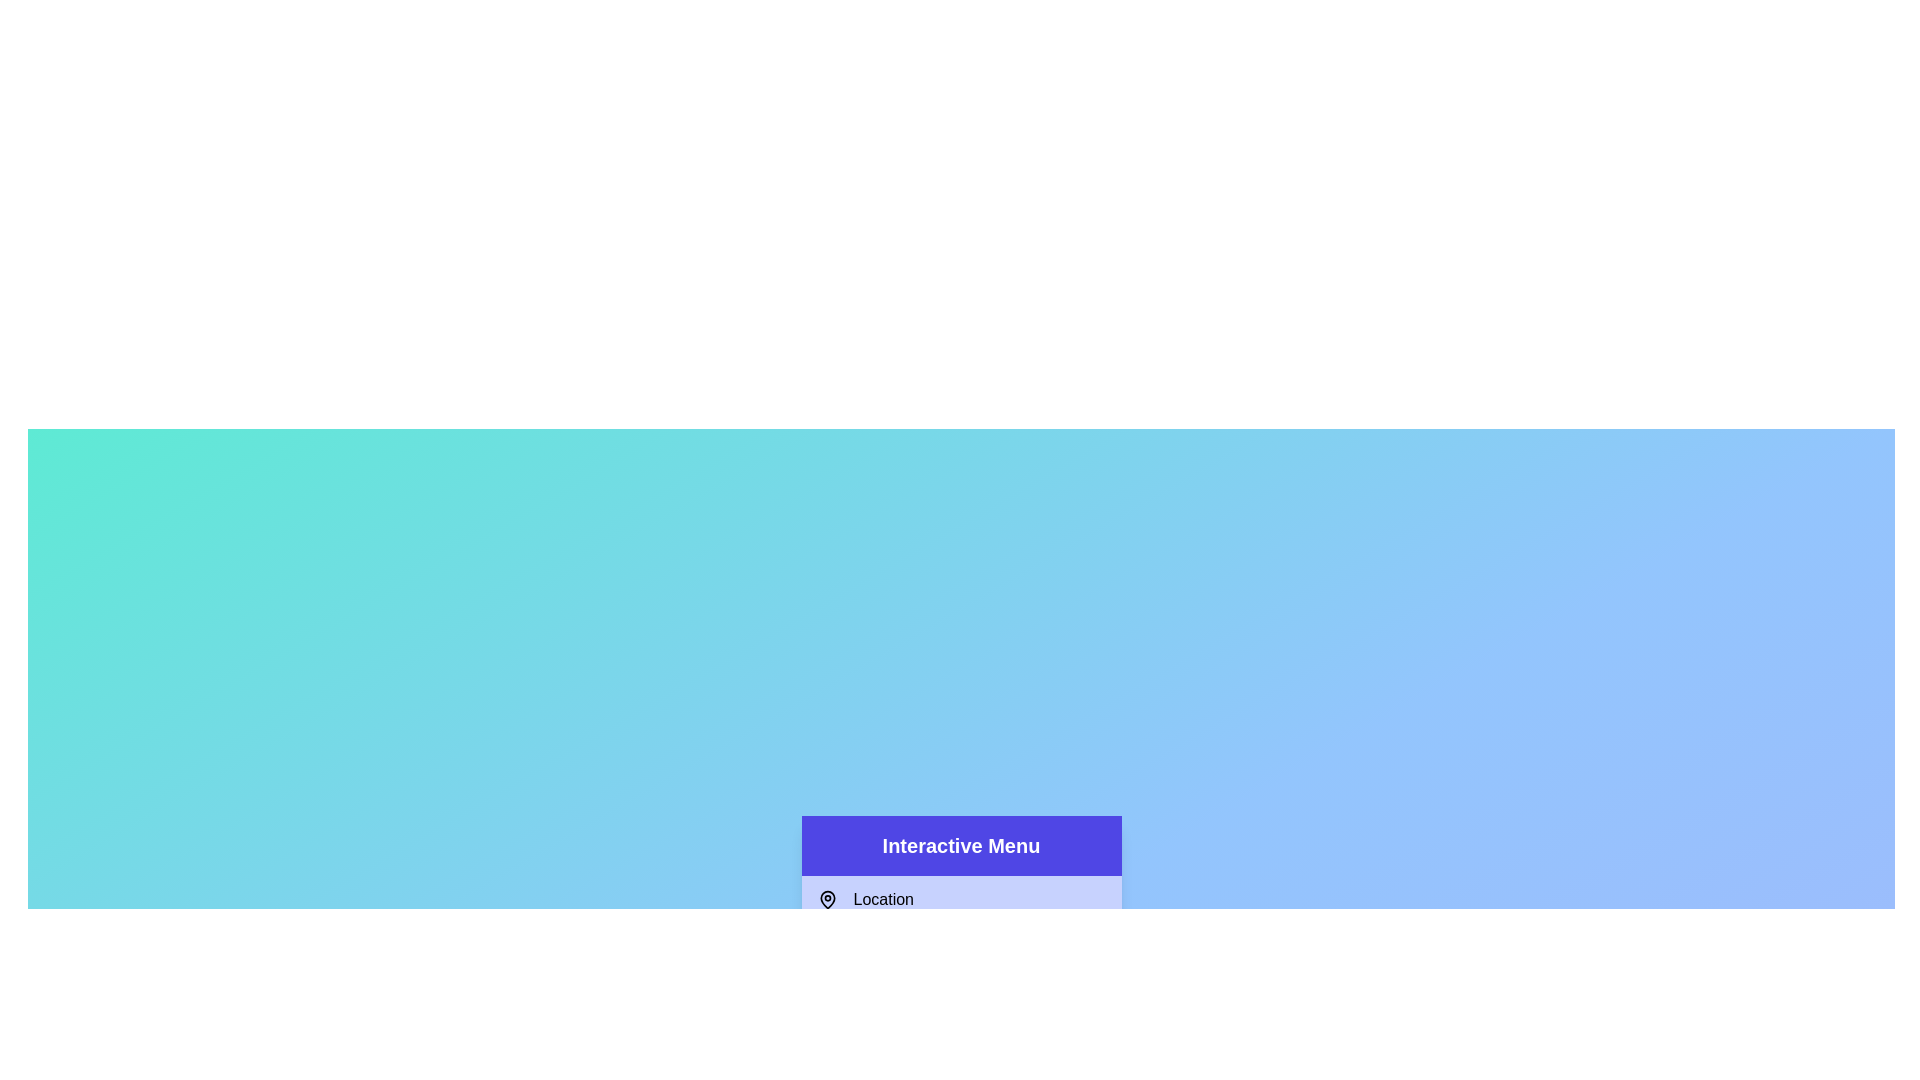 The width and height of the screenshot is (1920, 1080). I want to click on the menu item labeled 'Location' to view its detailed information, so click(961, 898).